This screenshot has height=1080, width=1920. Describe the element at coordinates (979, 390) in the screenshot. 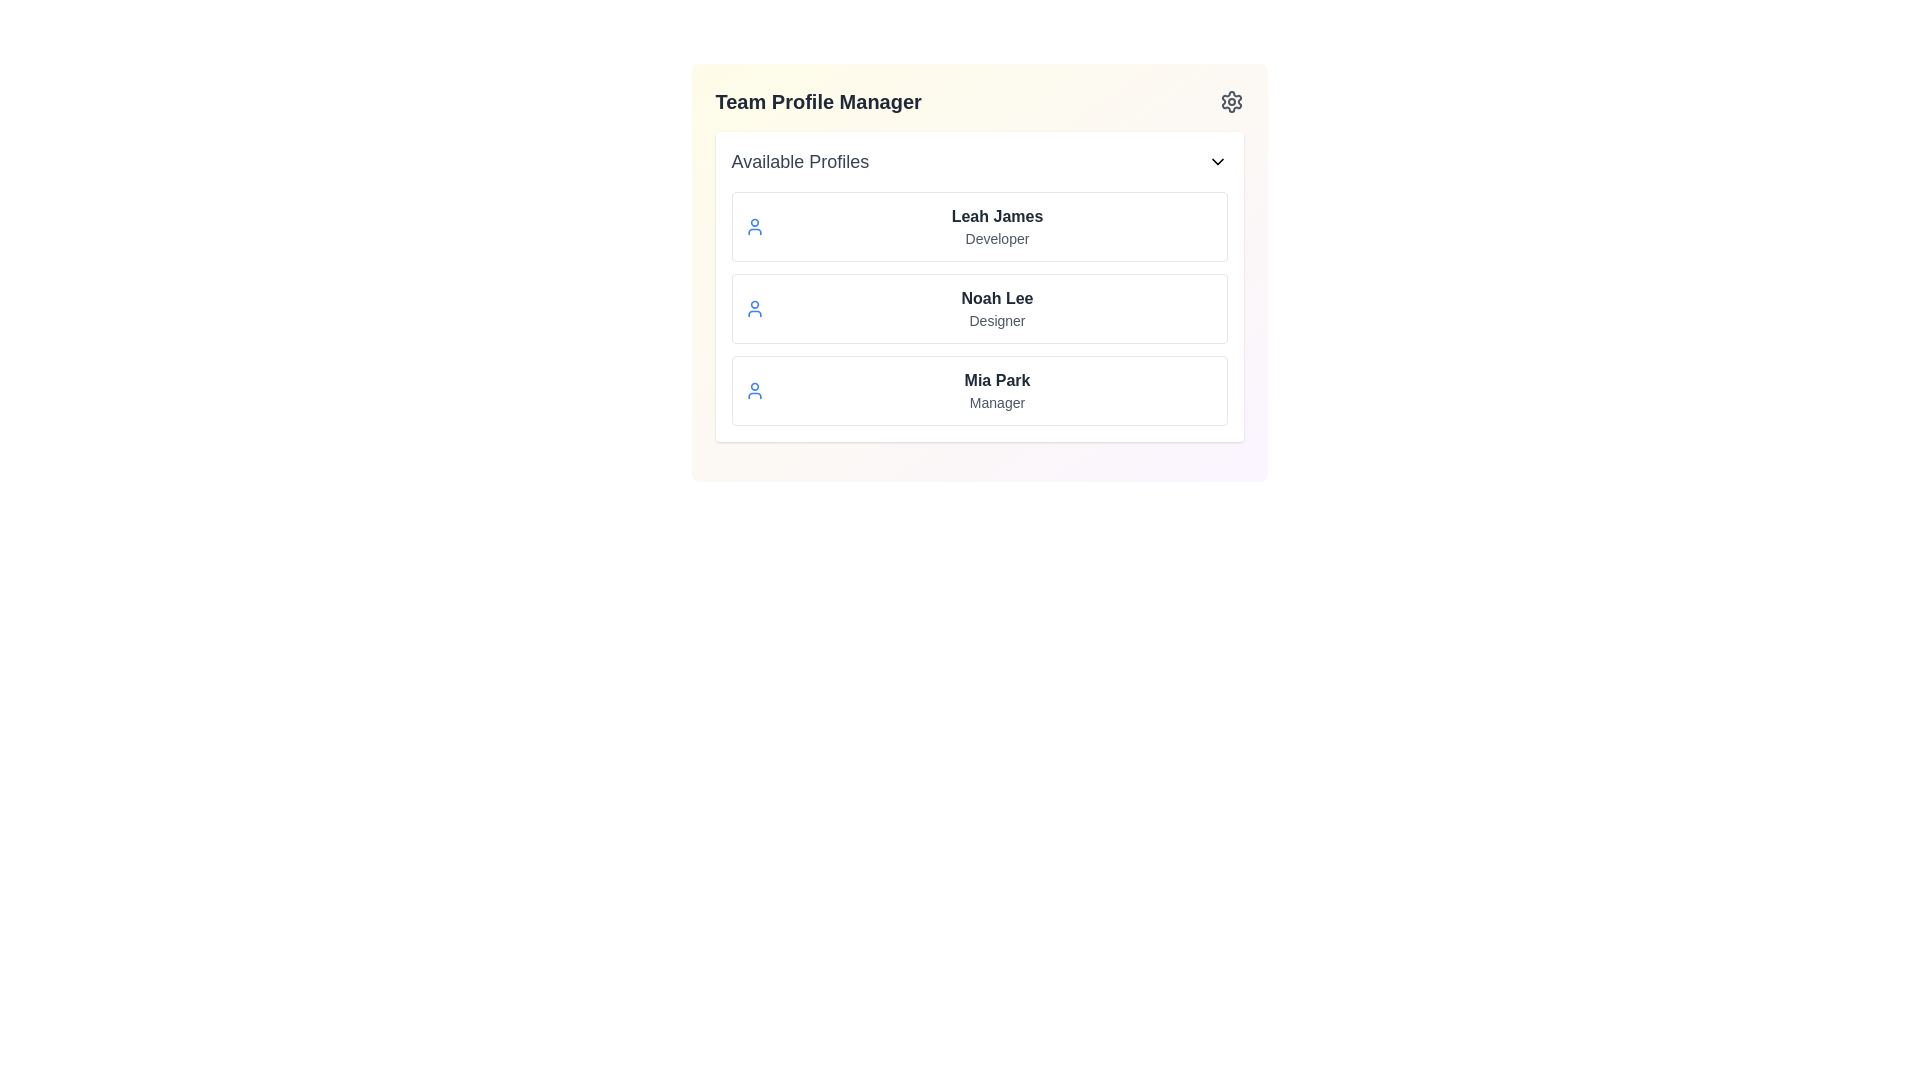

I see `the third list item in the 'Available Profiles' section, which displays the user 'Mia Park' and reveals additional options` at that location.